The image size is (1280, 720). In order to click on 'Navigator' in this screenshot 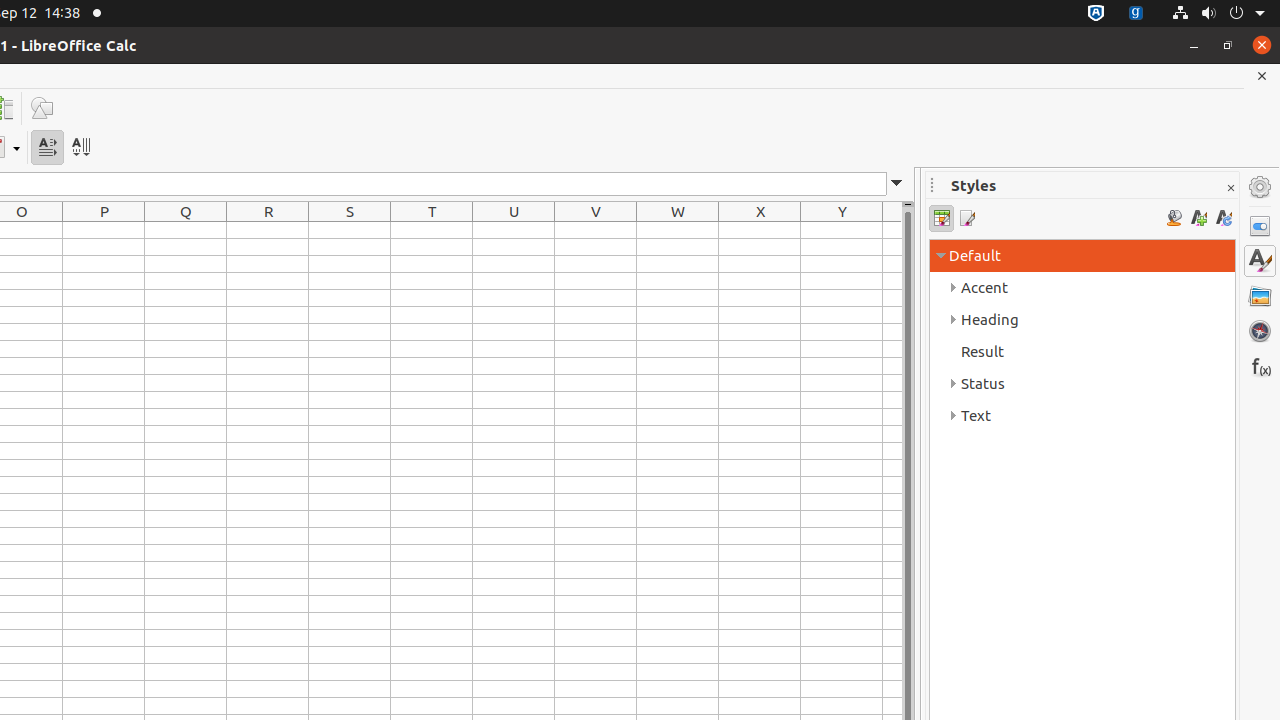, I will do `click(1259, 329)`.